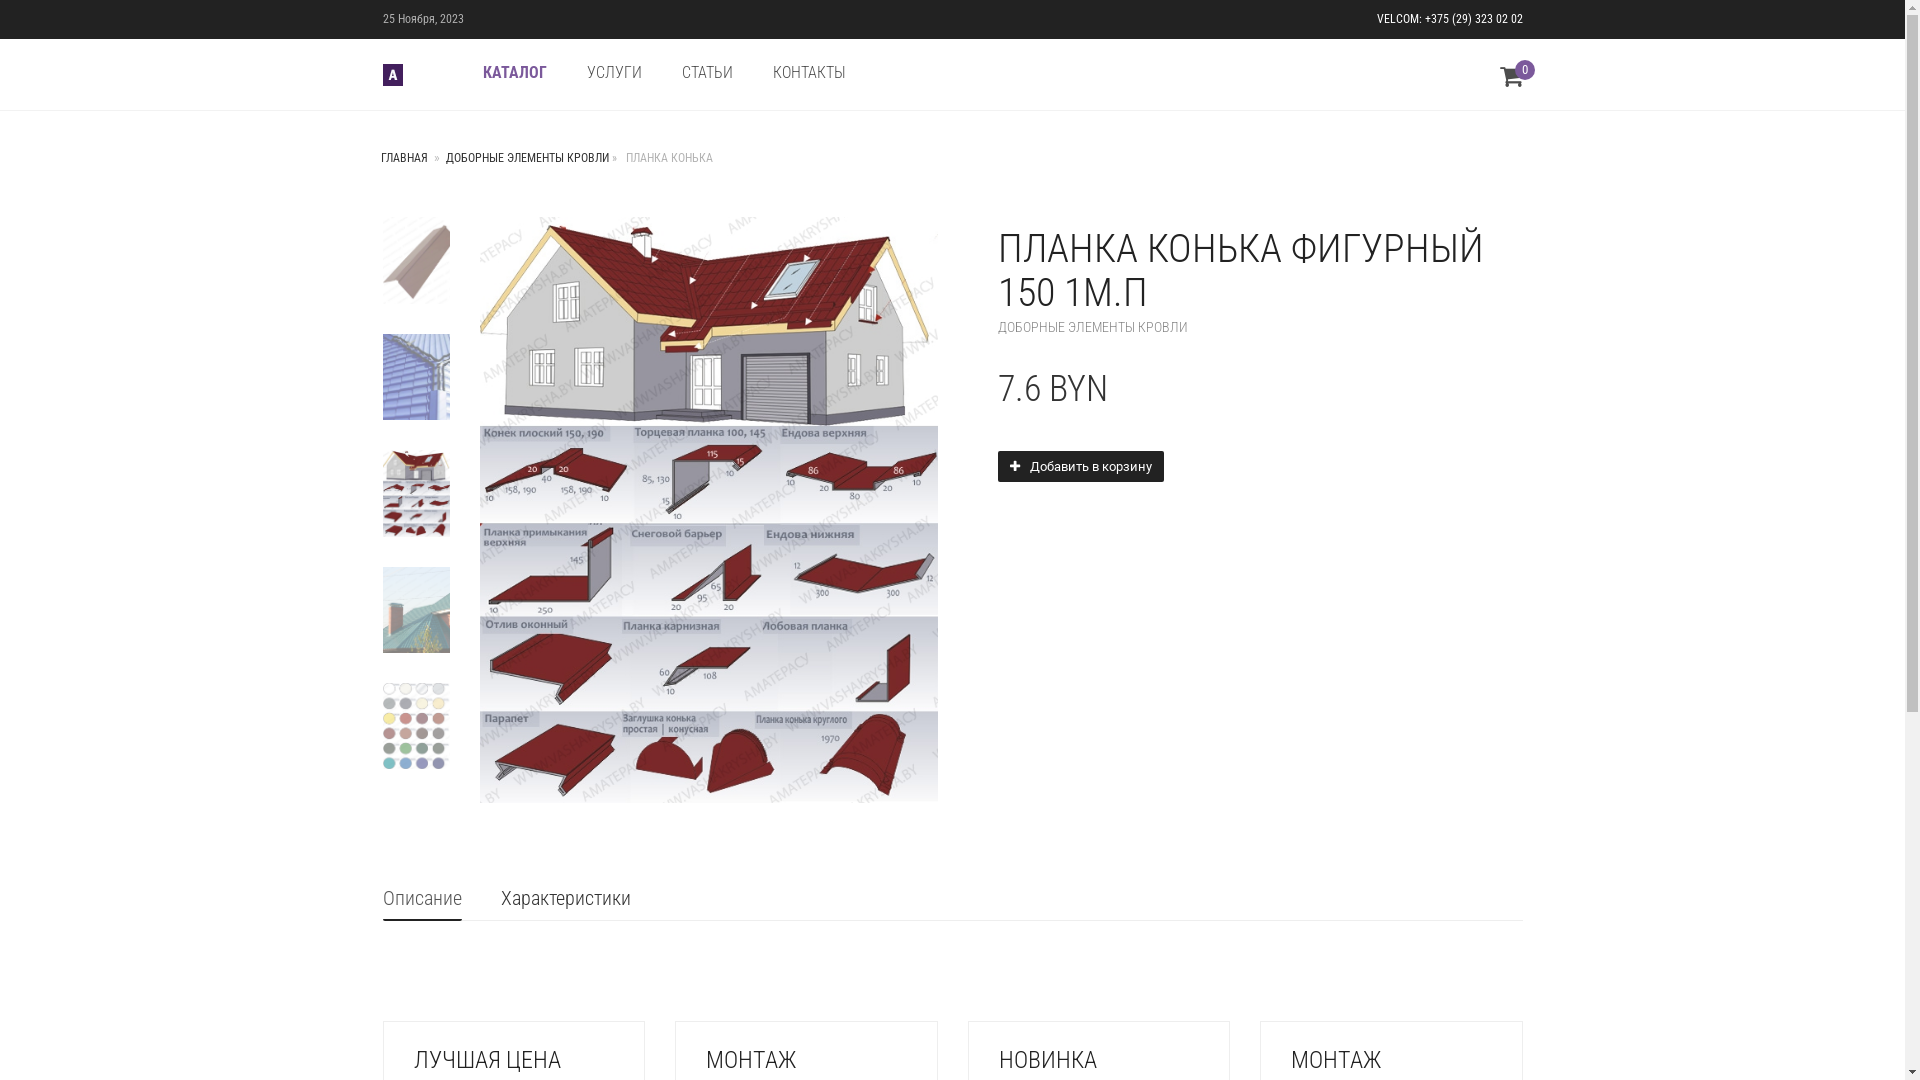 The height and width of the screenshot is (1080, 1920). What do you see at coordinates (1511, 80) in the screenshot?
I see `'0'` at bounding box center [1511, 80].